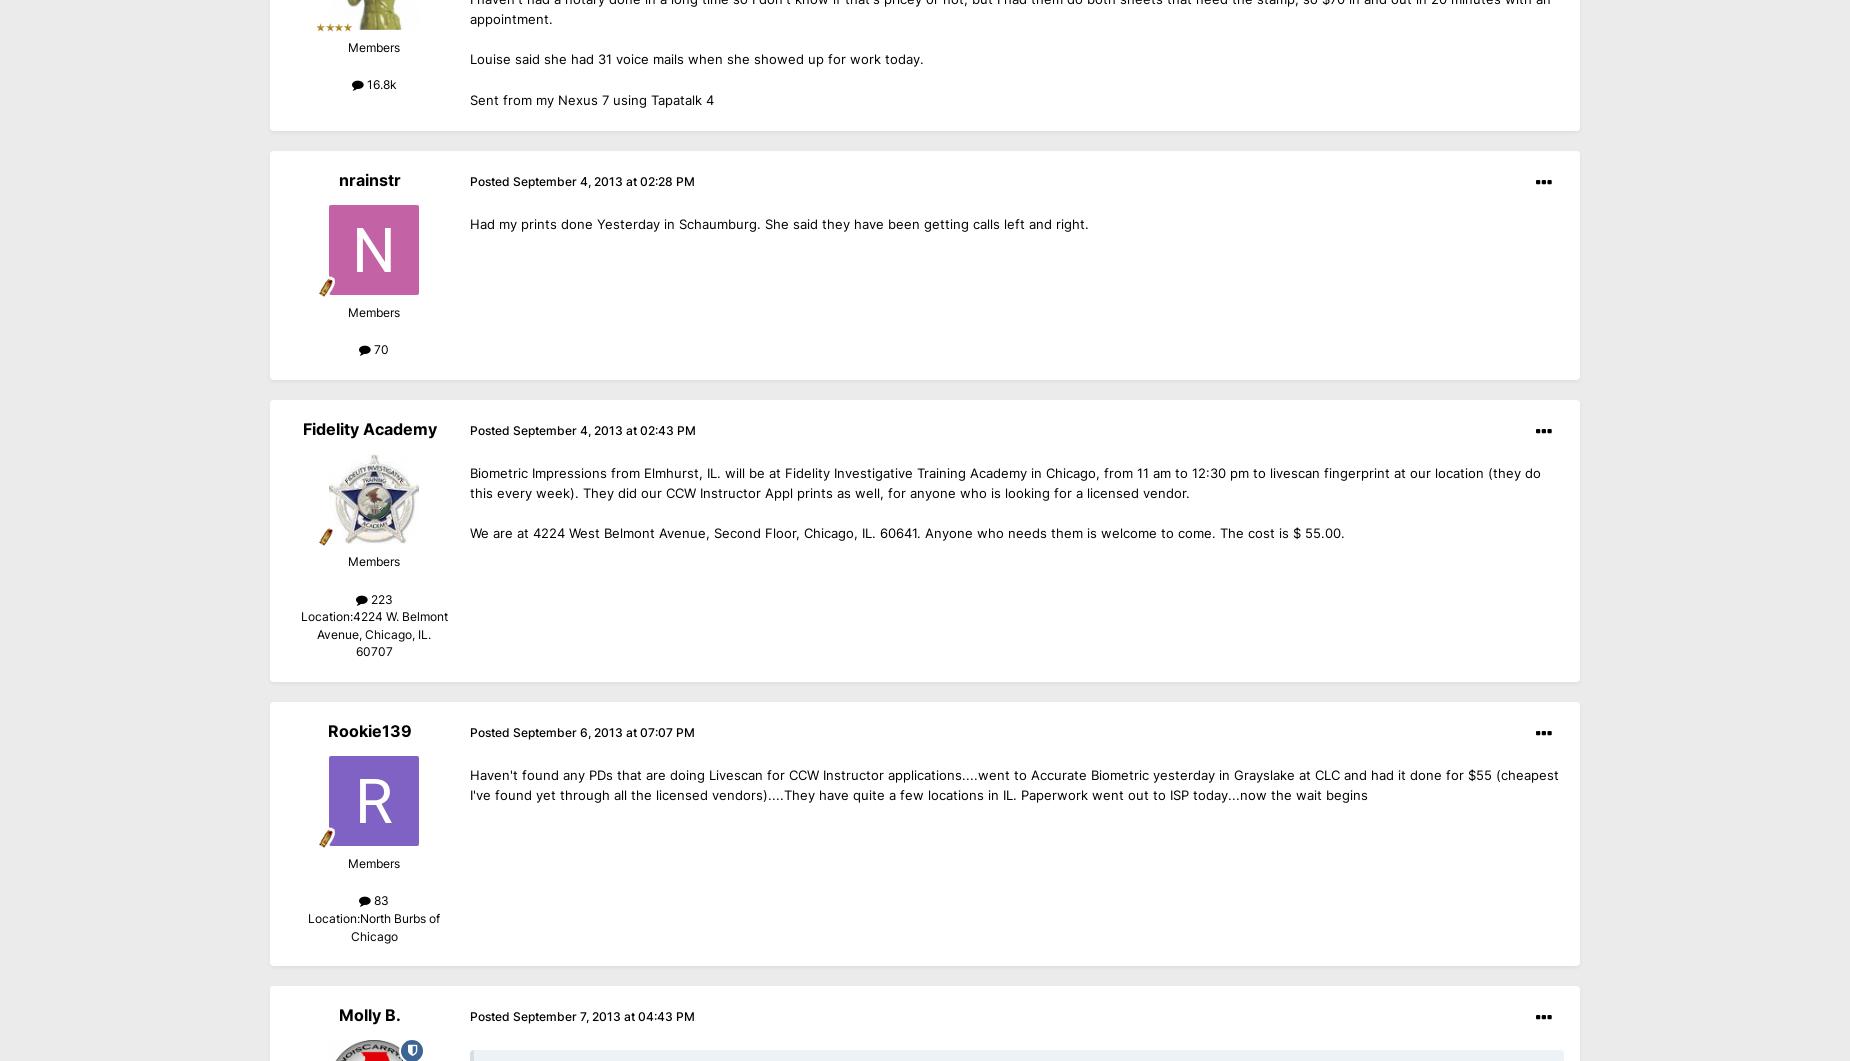  I want to click on '16.8k', so click(378, 84).